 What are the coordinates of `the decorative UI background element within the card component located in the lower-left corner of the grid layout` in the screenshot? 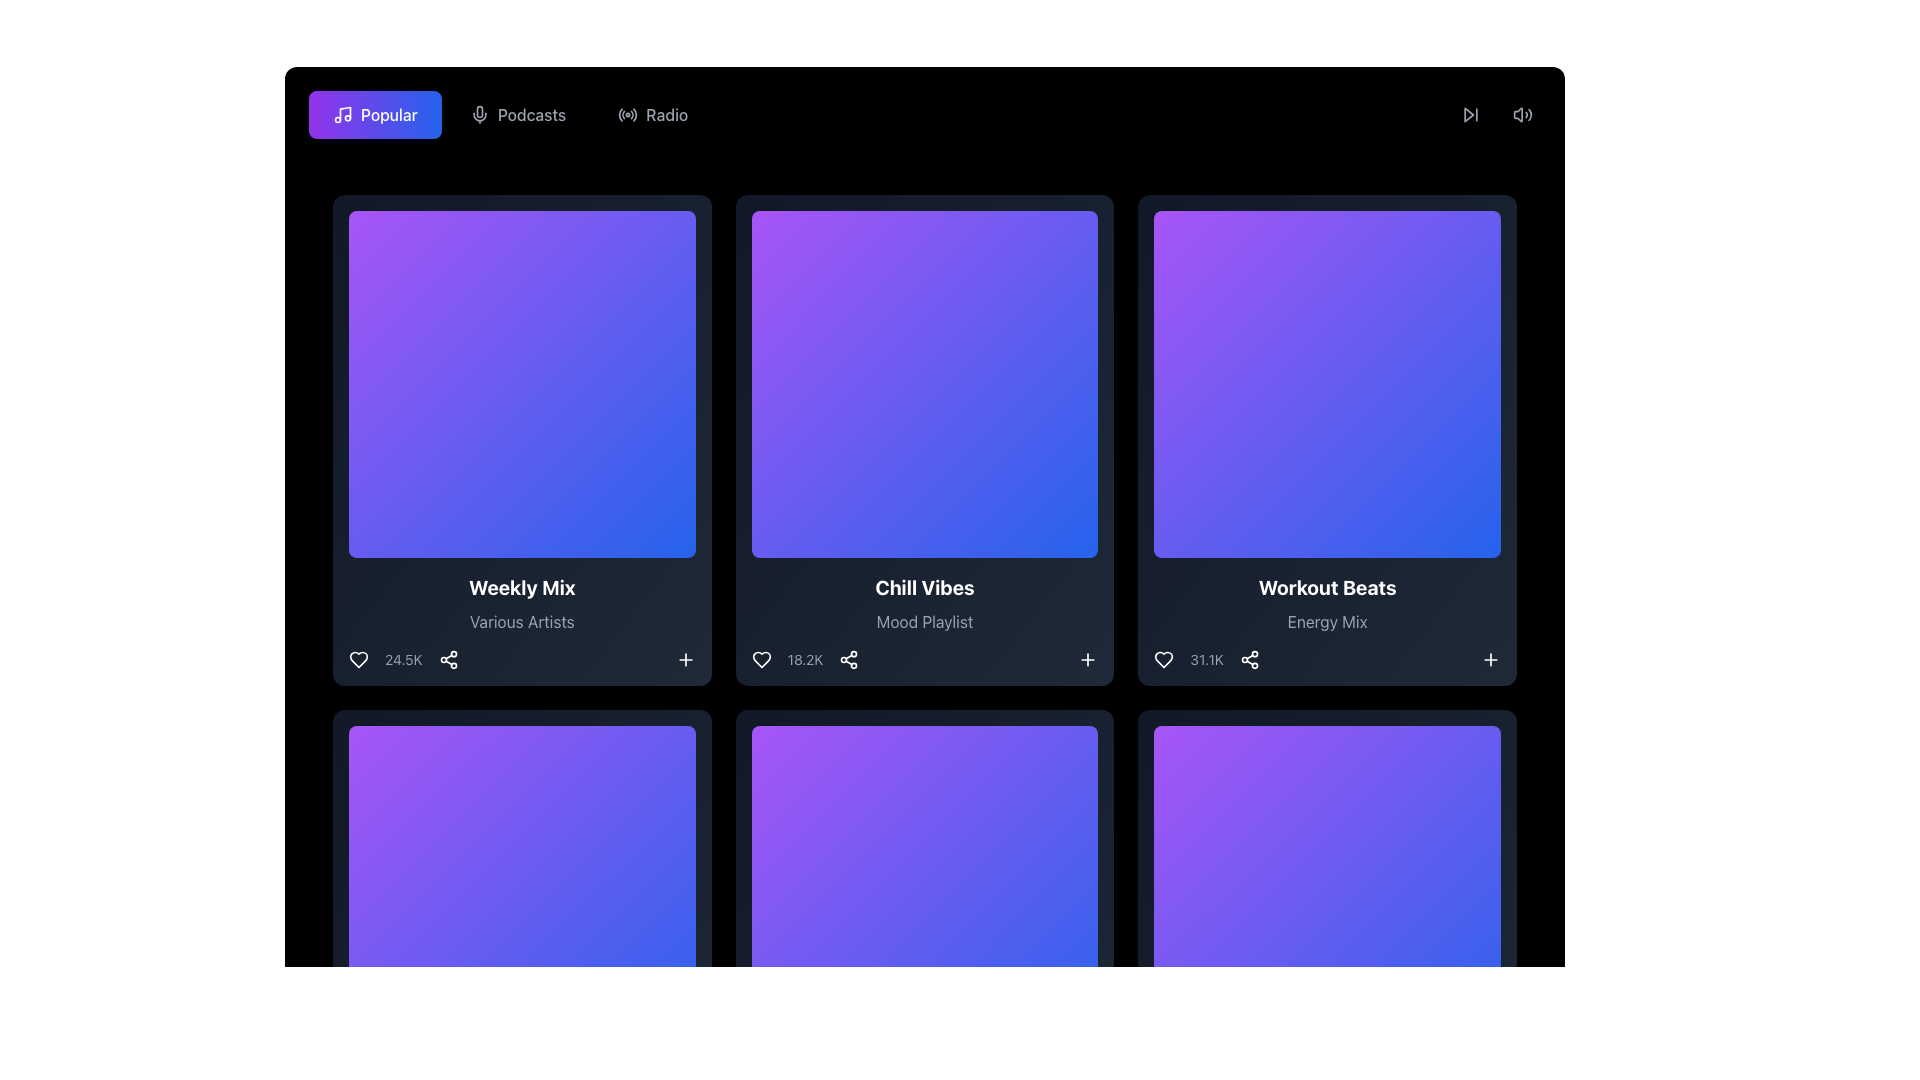 It's located at (522, 897).